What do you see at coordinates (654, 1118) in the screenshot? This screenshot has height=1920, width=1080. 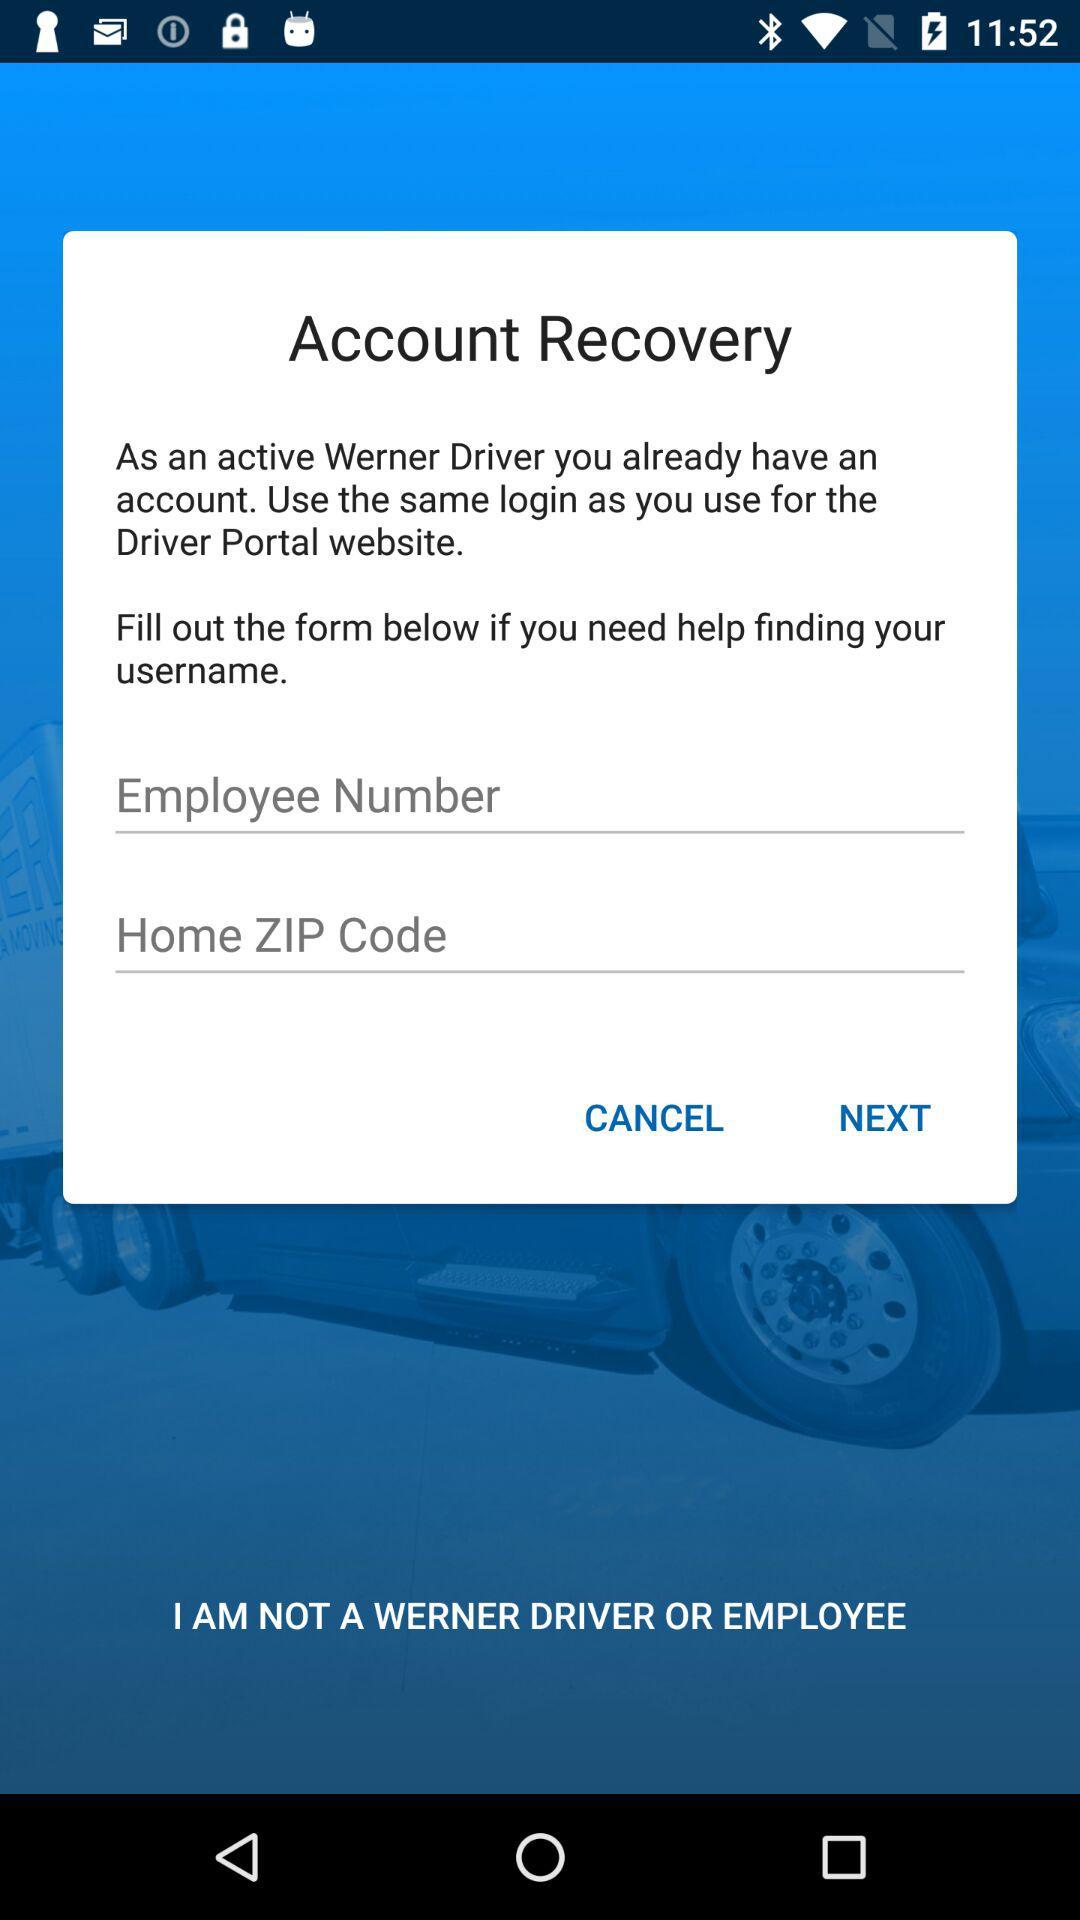 I see `the icon to the left of next item` at bounding box center [654, 1118].